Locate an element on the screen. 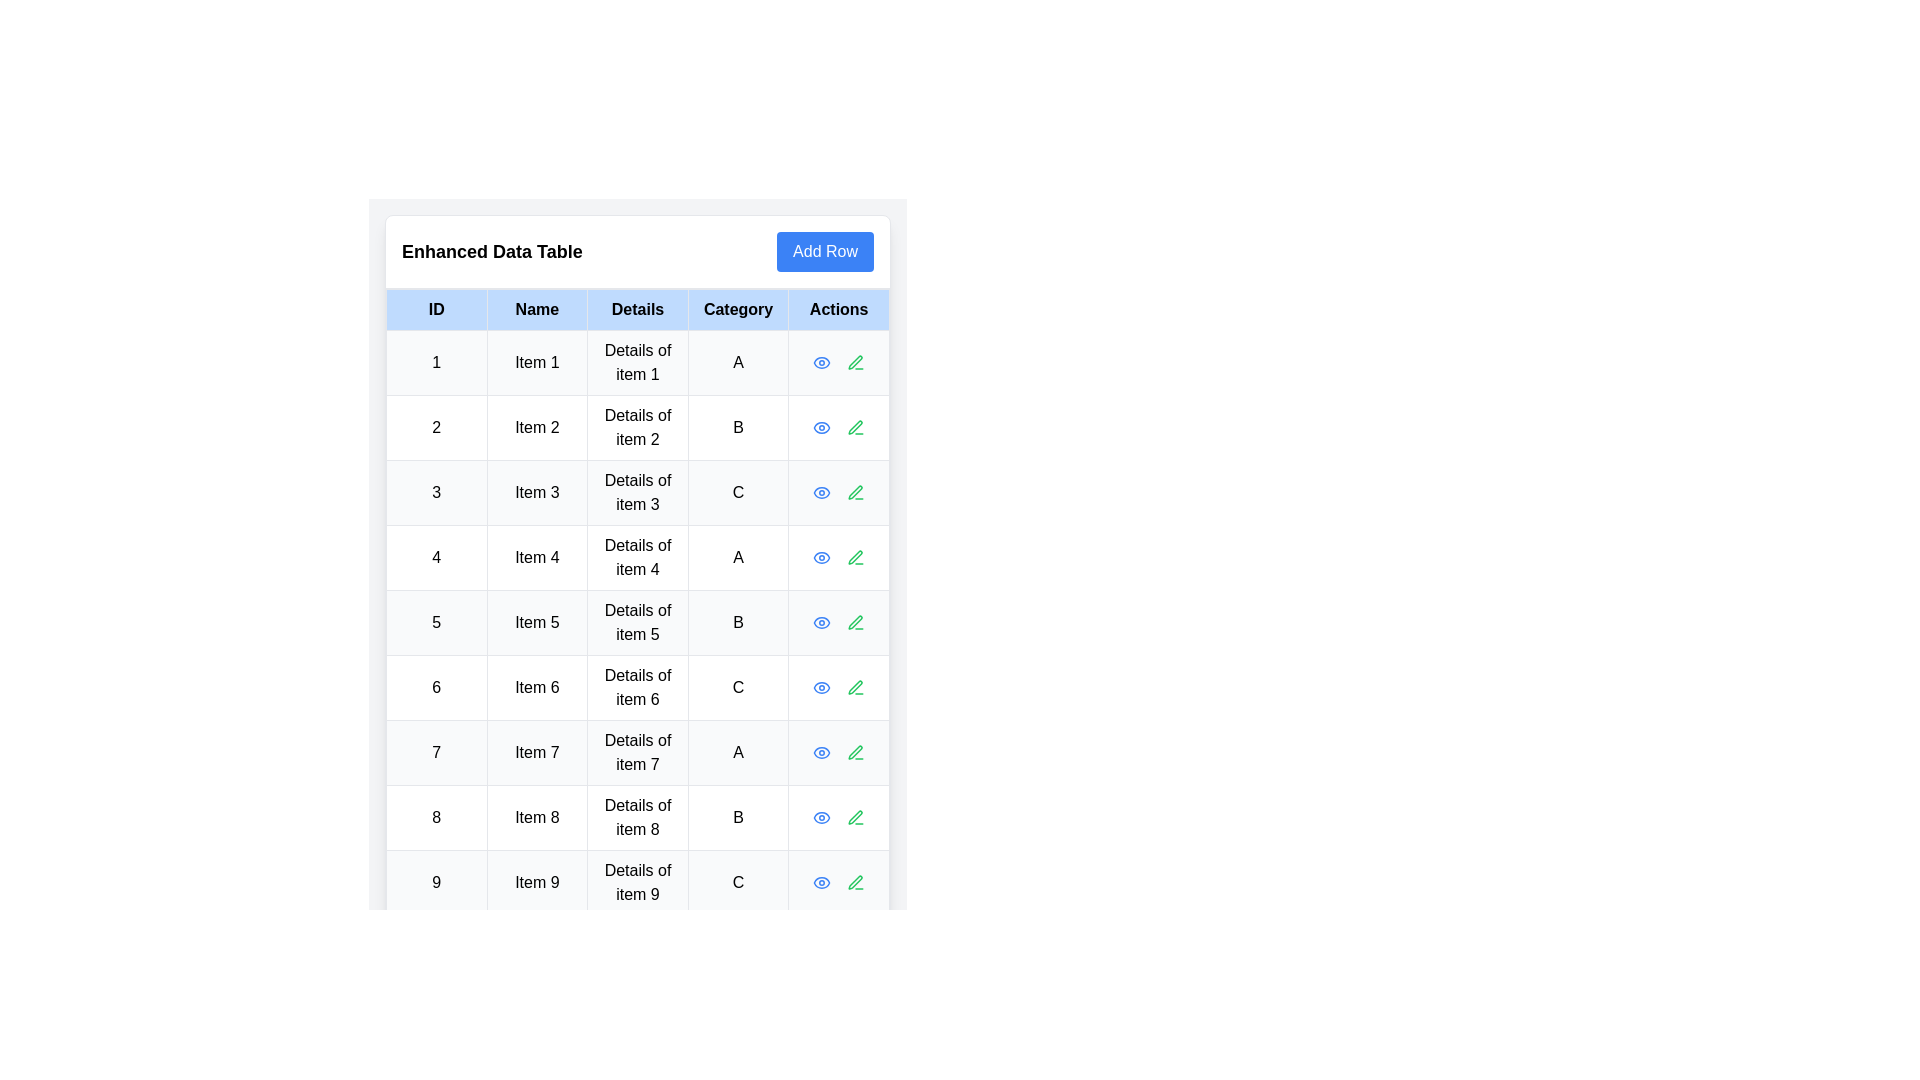 The height and width of the screenshot is (1080, 1920). the green edit button with a pen icon located in the 'Actions' column of the row for 'Item 3', which is the second actionable element following the blue eye icon is located at coordinates (855, 493).